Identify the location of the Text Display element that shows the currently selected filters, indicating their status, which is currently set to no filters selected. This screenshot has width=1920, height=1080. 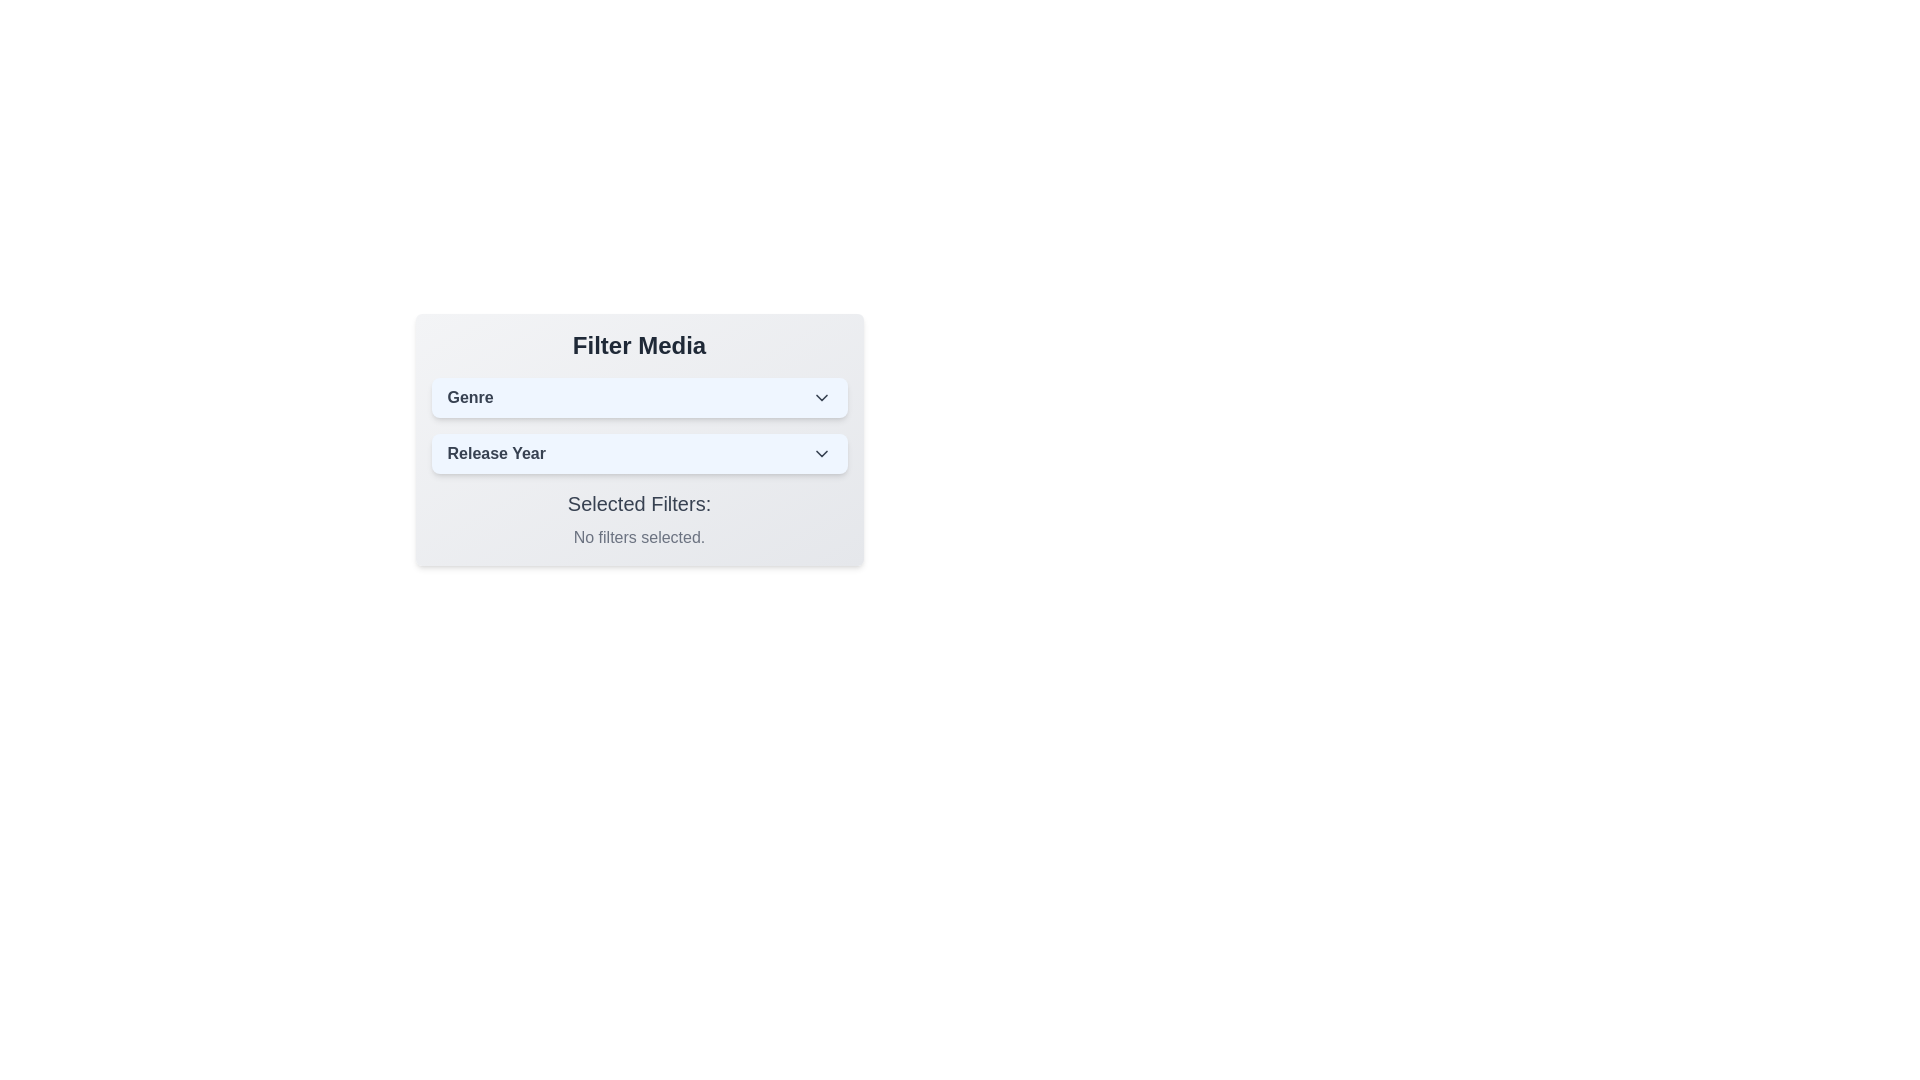
(638, 519).